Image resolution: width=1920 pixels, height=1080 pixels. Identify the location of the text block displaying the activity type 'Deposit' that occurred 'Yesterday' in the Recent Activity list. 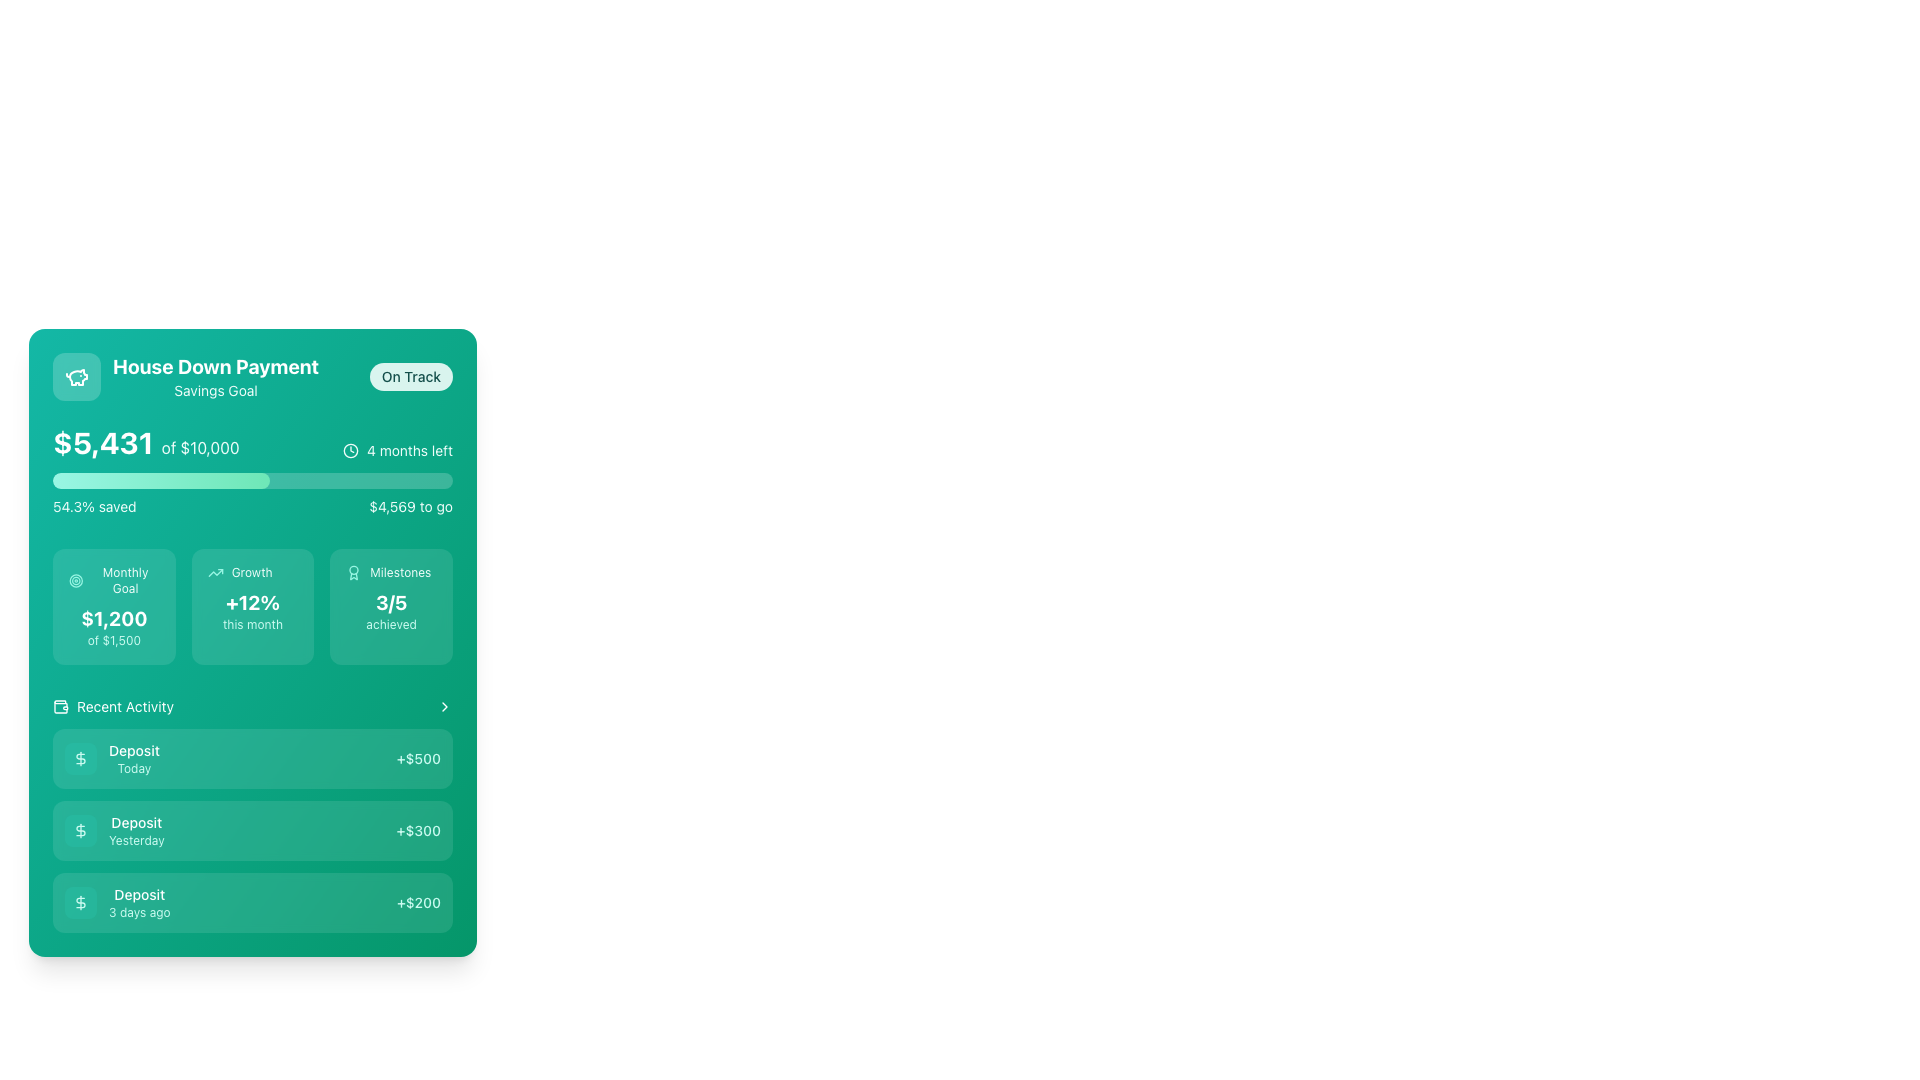
(135, 830).